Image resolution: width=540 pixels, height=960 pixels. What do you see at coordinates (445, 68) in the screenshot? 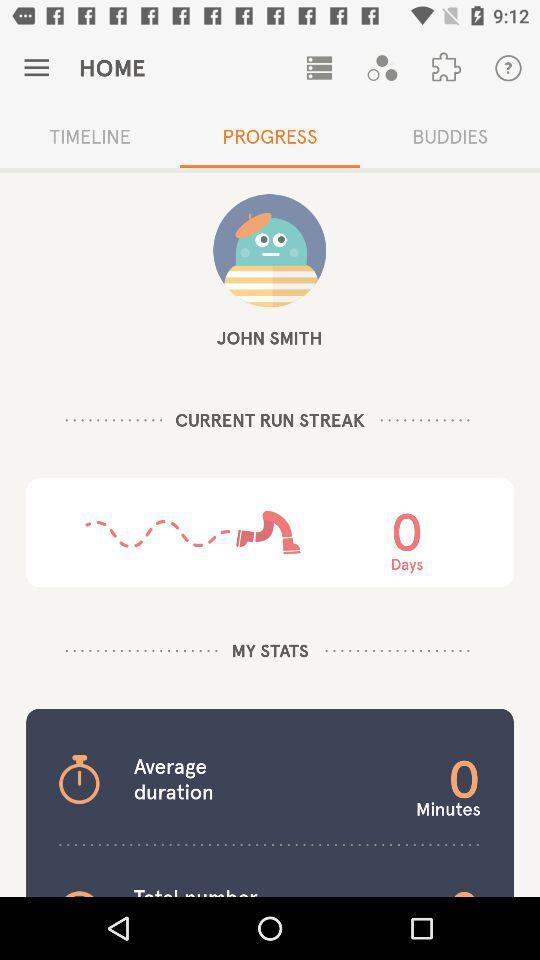
I see `puzzle icon above buddies` at bounding box center [445, 68].